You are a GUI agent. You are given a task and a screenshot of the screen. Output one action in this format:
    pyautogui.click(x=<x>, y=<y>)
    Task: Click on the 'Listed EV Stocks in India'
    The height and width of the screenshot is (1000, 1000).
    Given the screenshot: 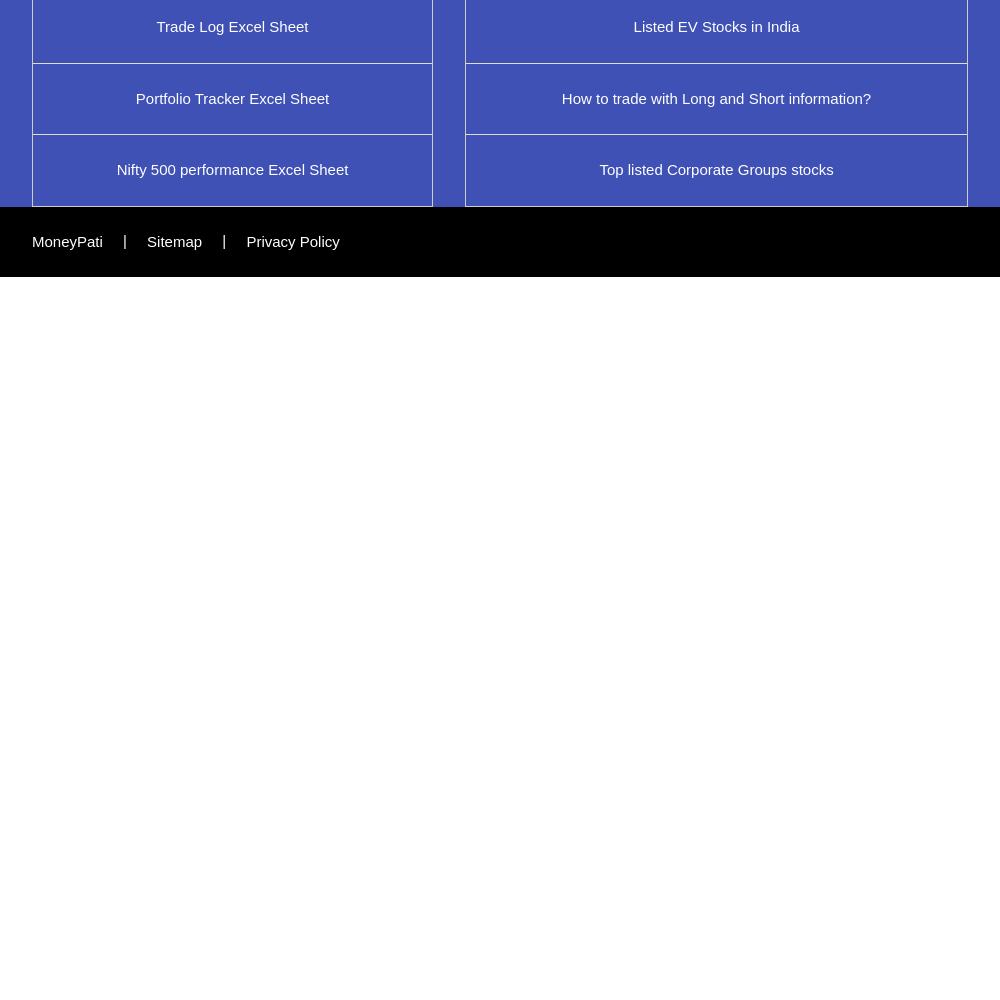 What is the action you would take?
    pyautogui.click(x=715, y=26)
    